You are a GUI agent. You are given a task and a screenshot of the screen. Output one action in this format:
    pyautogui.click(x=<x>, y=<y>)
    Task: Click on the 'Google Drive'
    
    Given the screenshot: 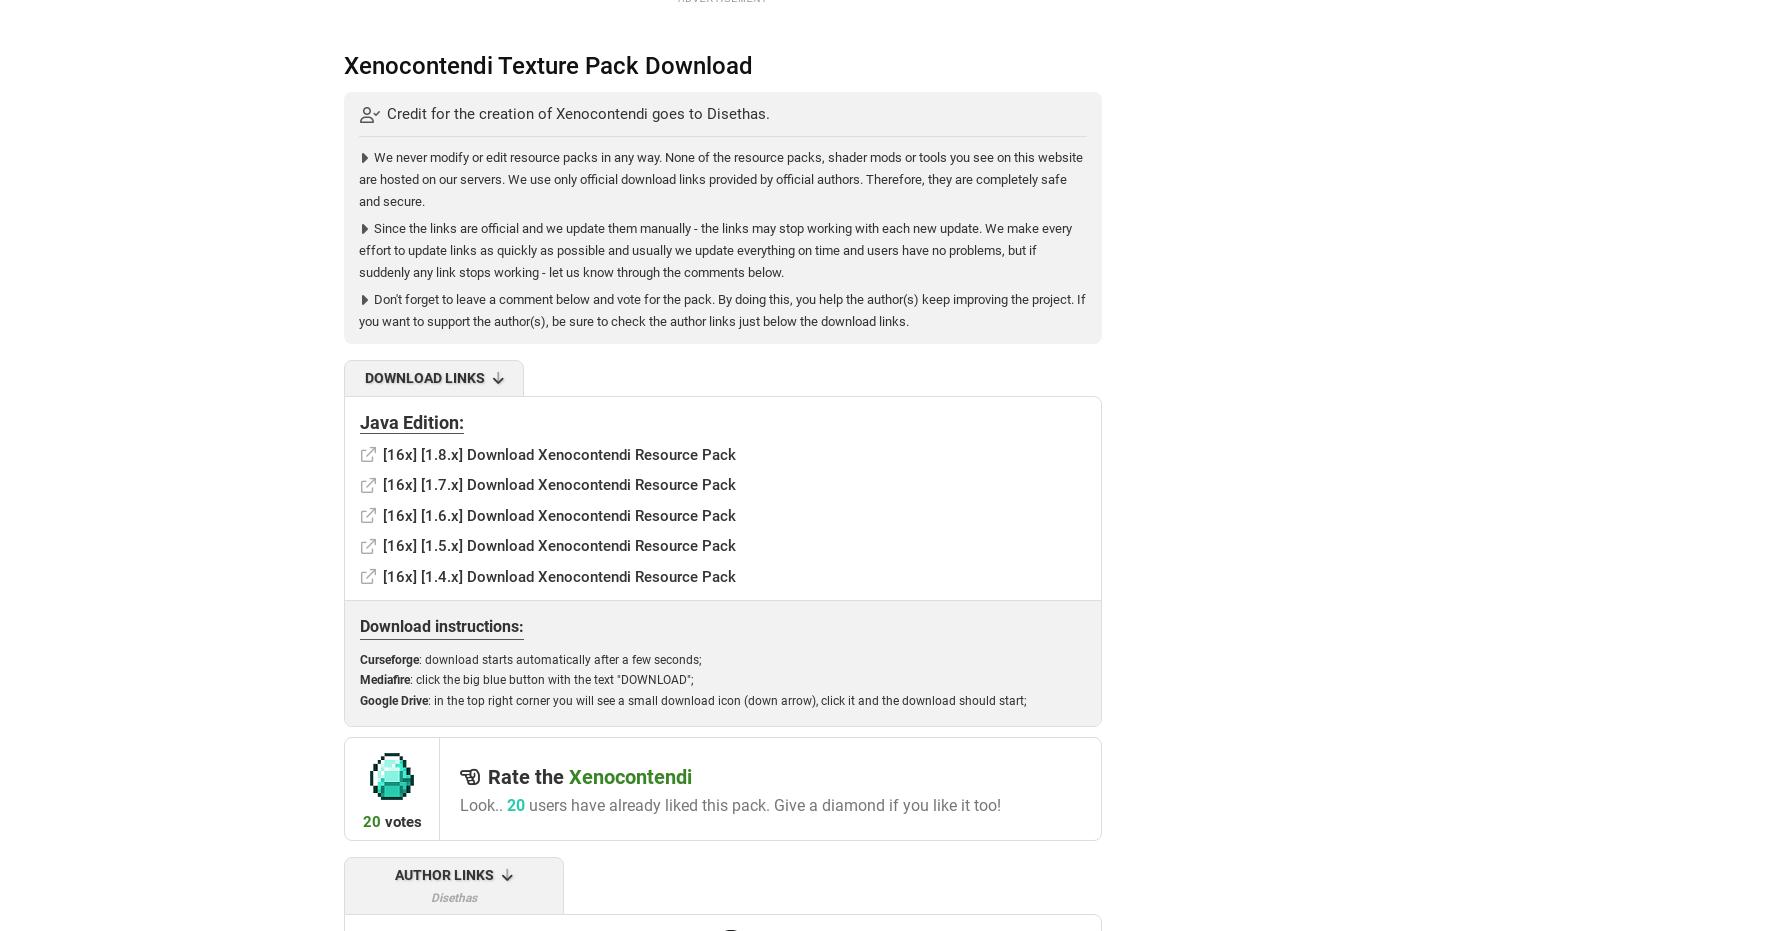 What is the action you would take?
    pyautogui.click(x=393, y=699)
    